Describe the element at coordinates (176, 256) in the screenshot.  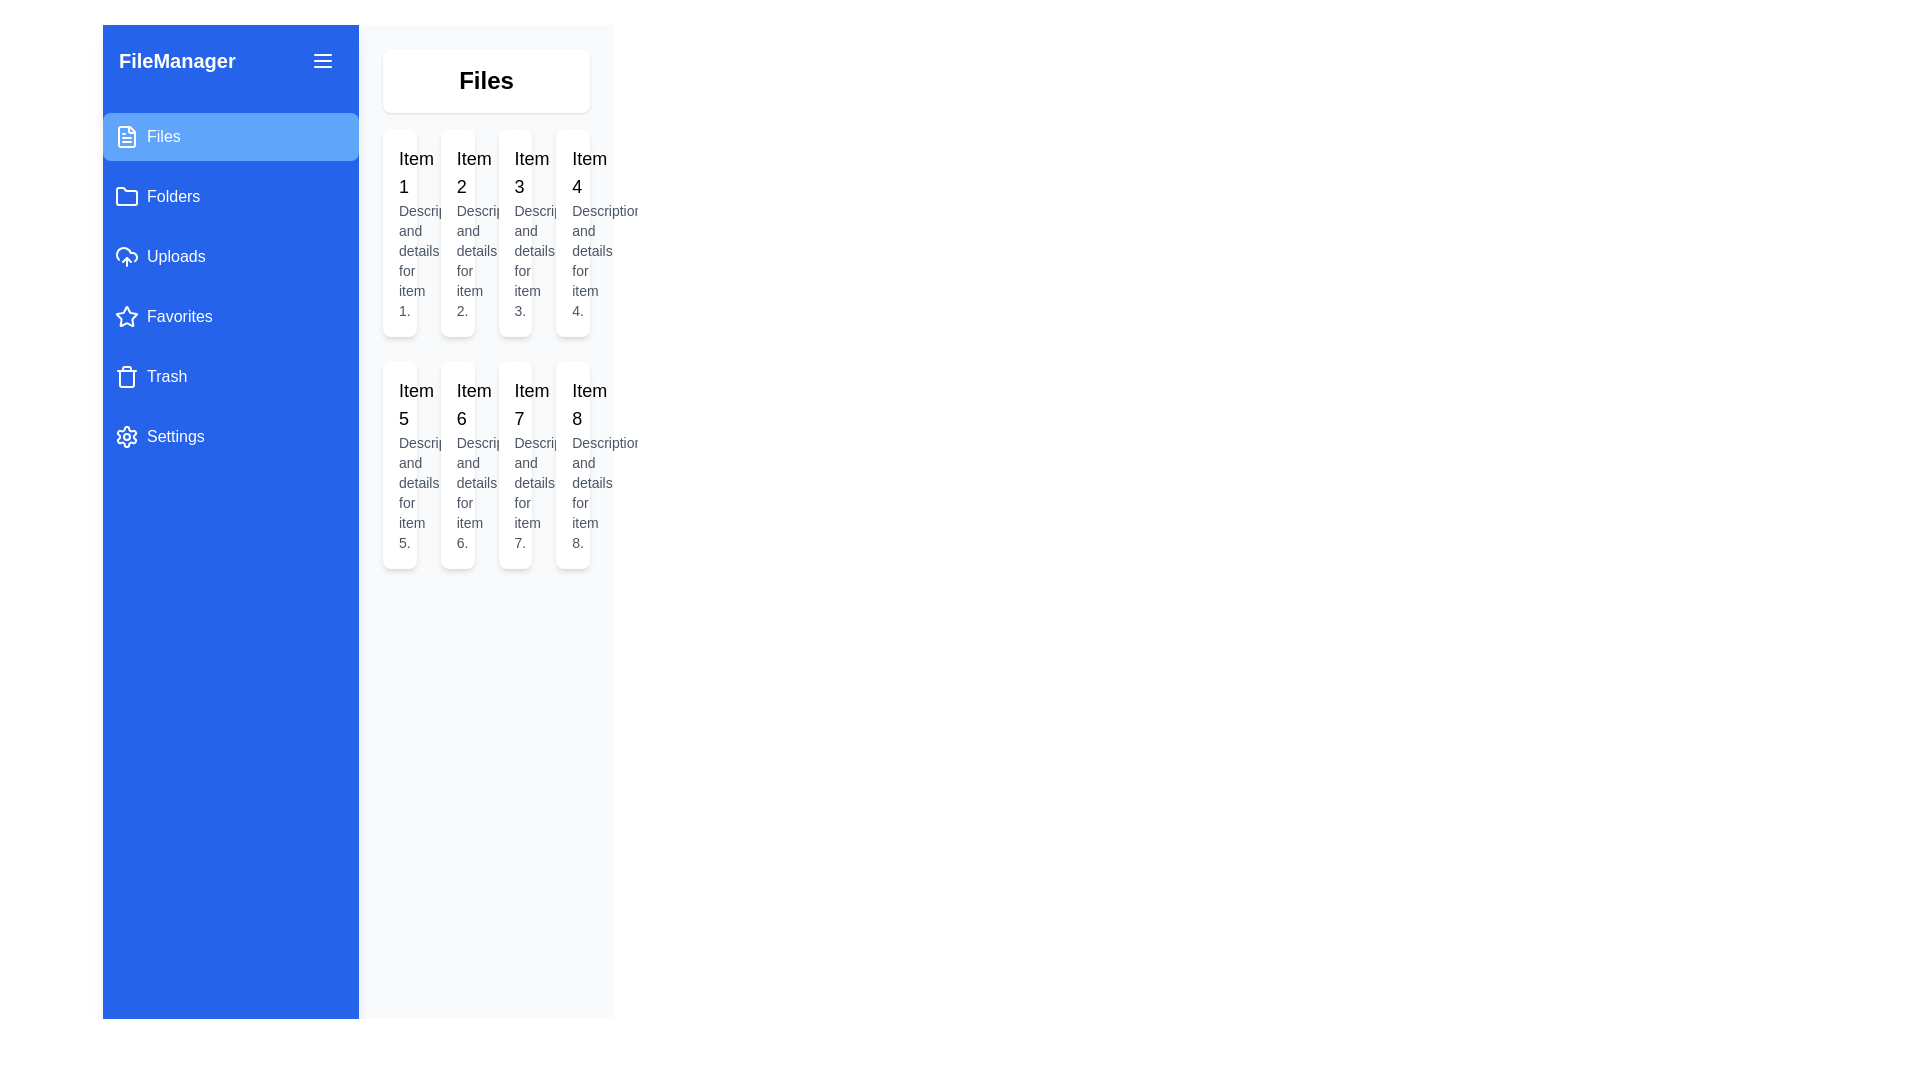
I see `the 'Uploads' text label in the vertical navigation menu` at that location.